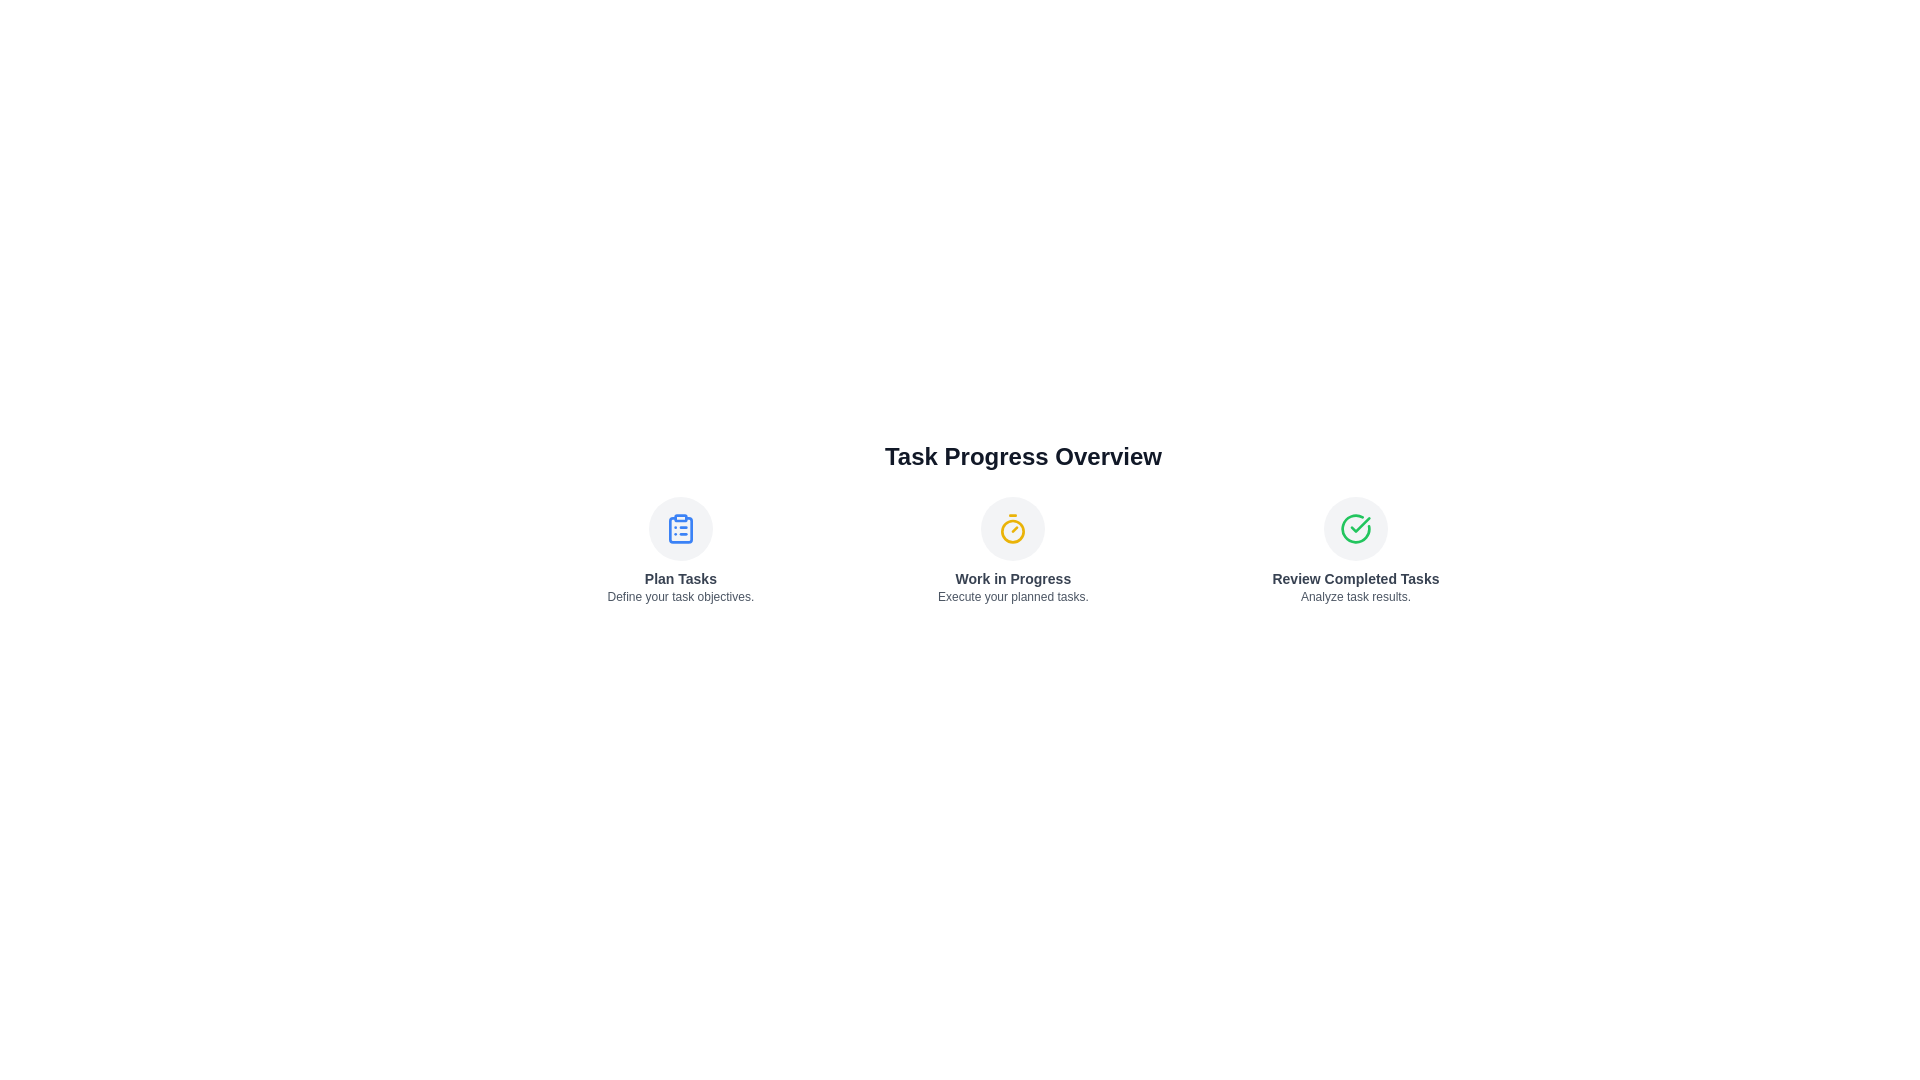 The width and height of the screenshot is (1920, 1080). Describe the element at coordinates (680, 527) in the screenshot. I see `the icon of the step Plan Tasks` at that location.